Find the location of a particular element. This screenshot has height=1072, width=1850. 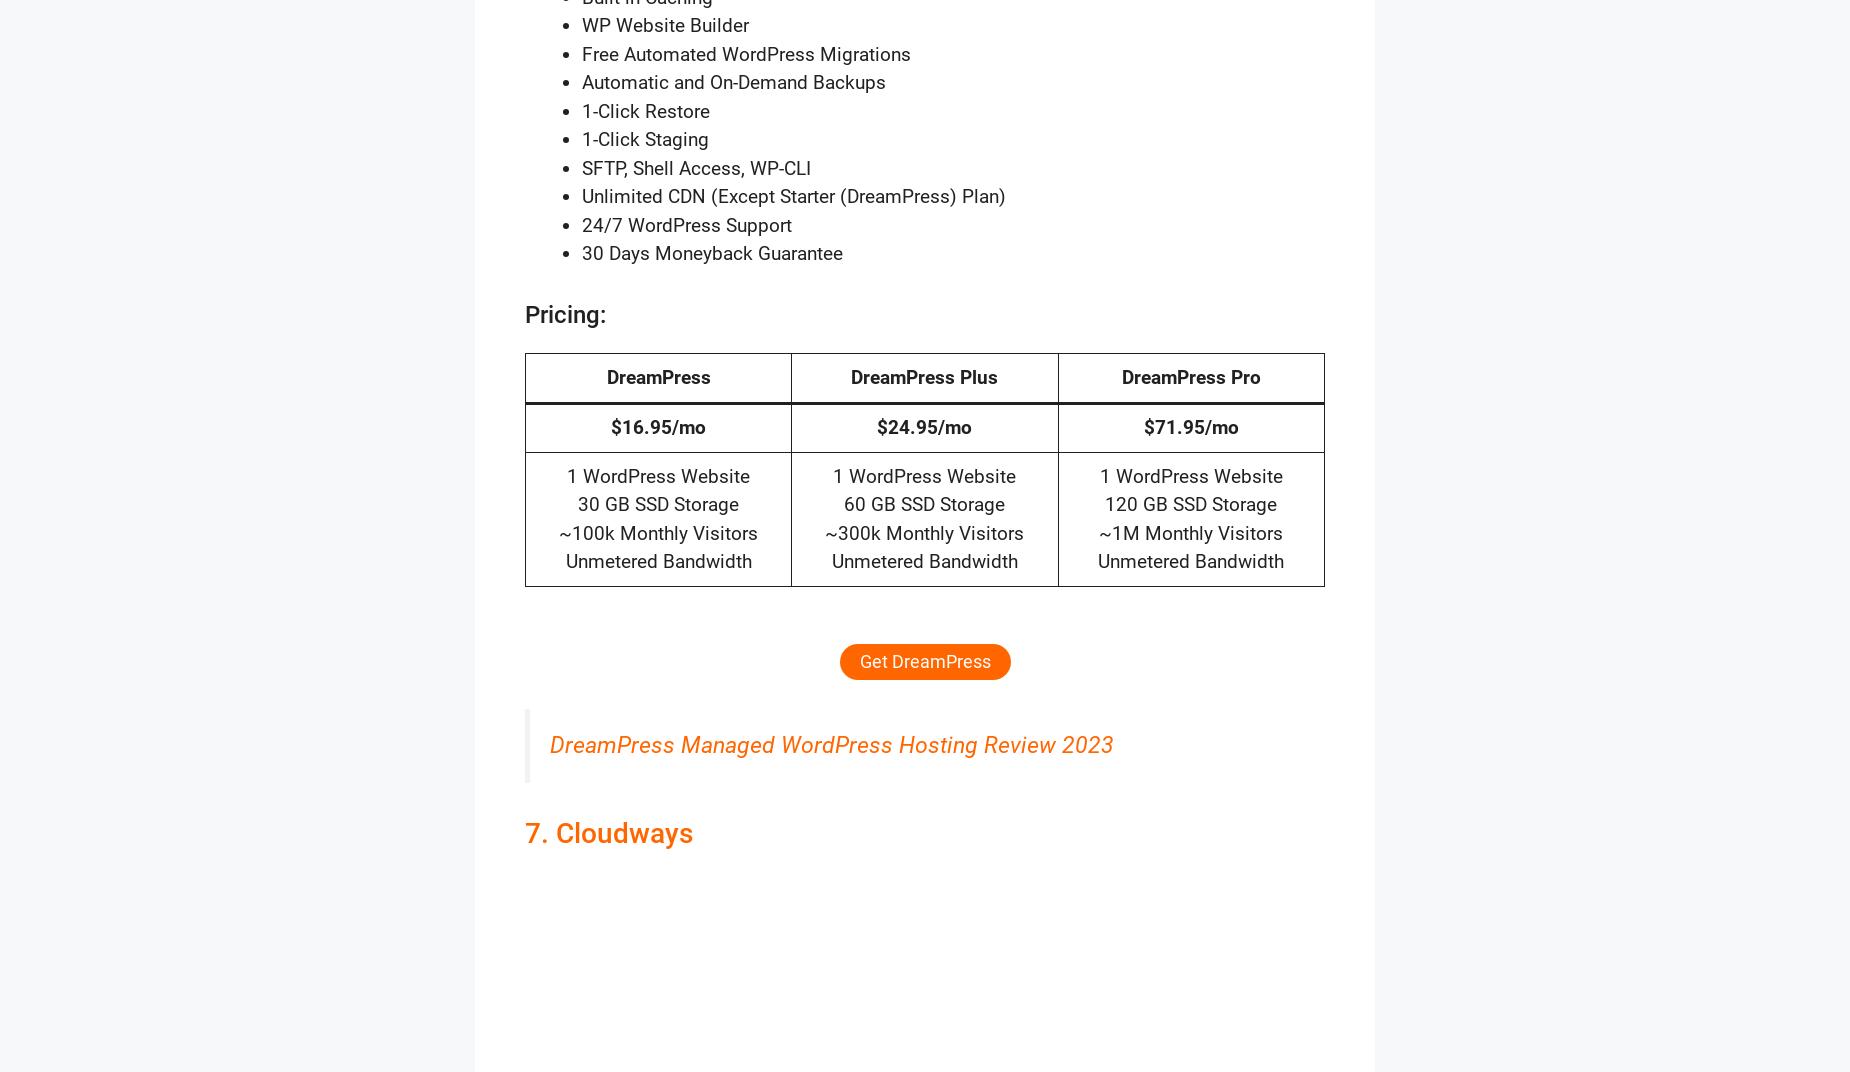

'~100k Monthly Visitors' is located at coordinates (559, 532).